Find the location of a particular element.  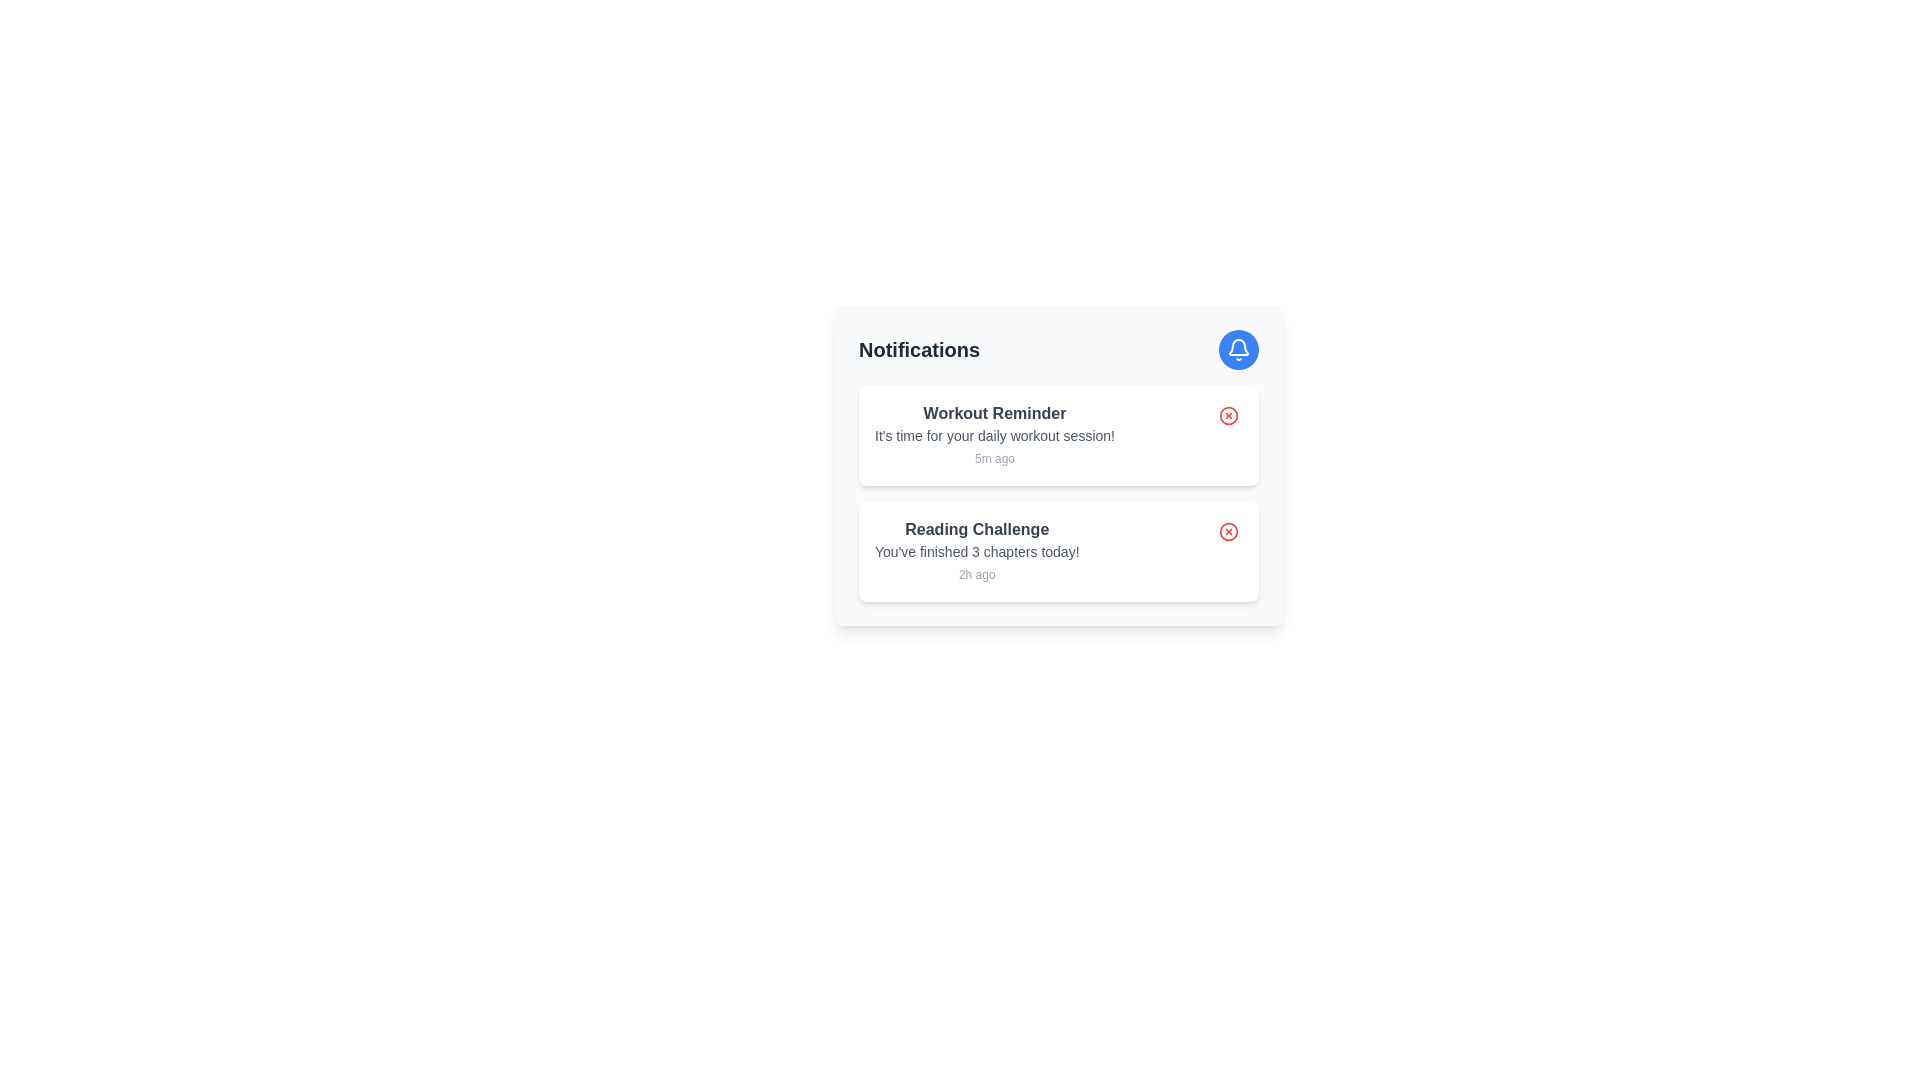

the Icon button with a bell symbol located in the top-right corner of the Notifications panel is located at coordinates (1237, 349).